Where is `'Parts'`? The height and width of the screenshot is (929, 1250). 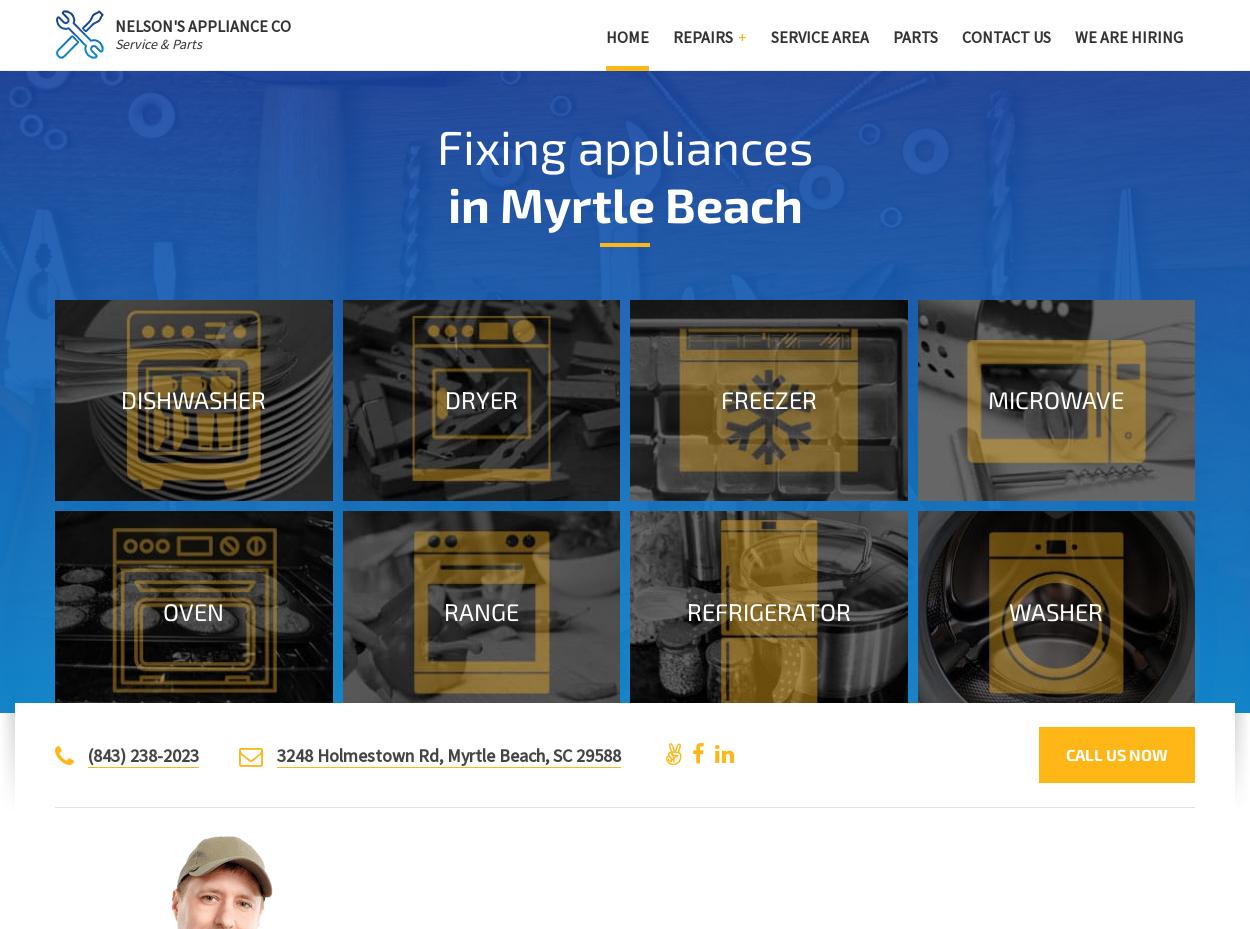
'Parts' is located at coordinates (915, 35).